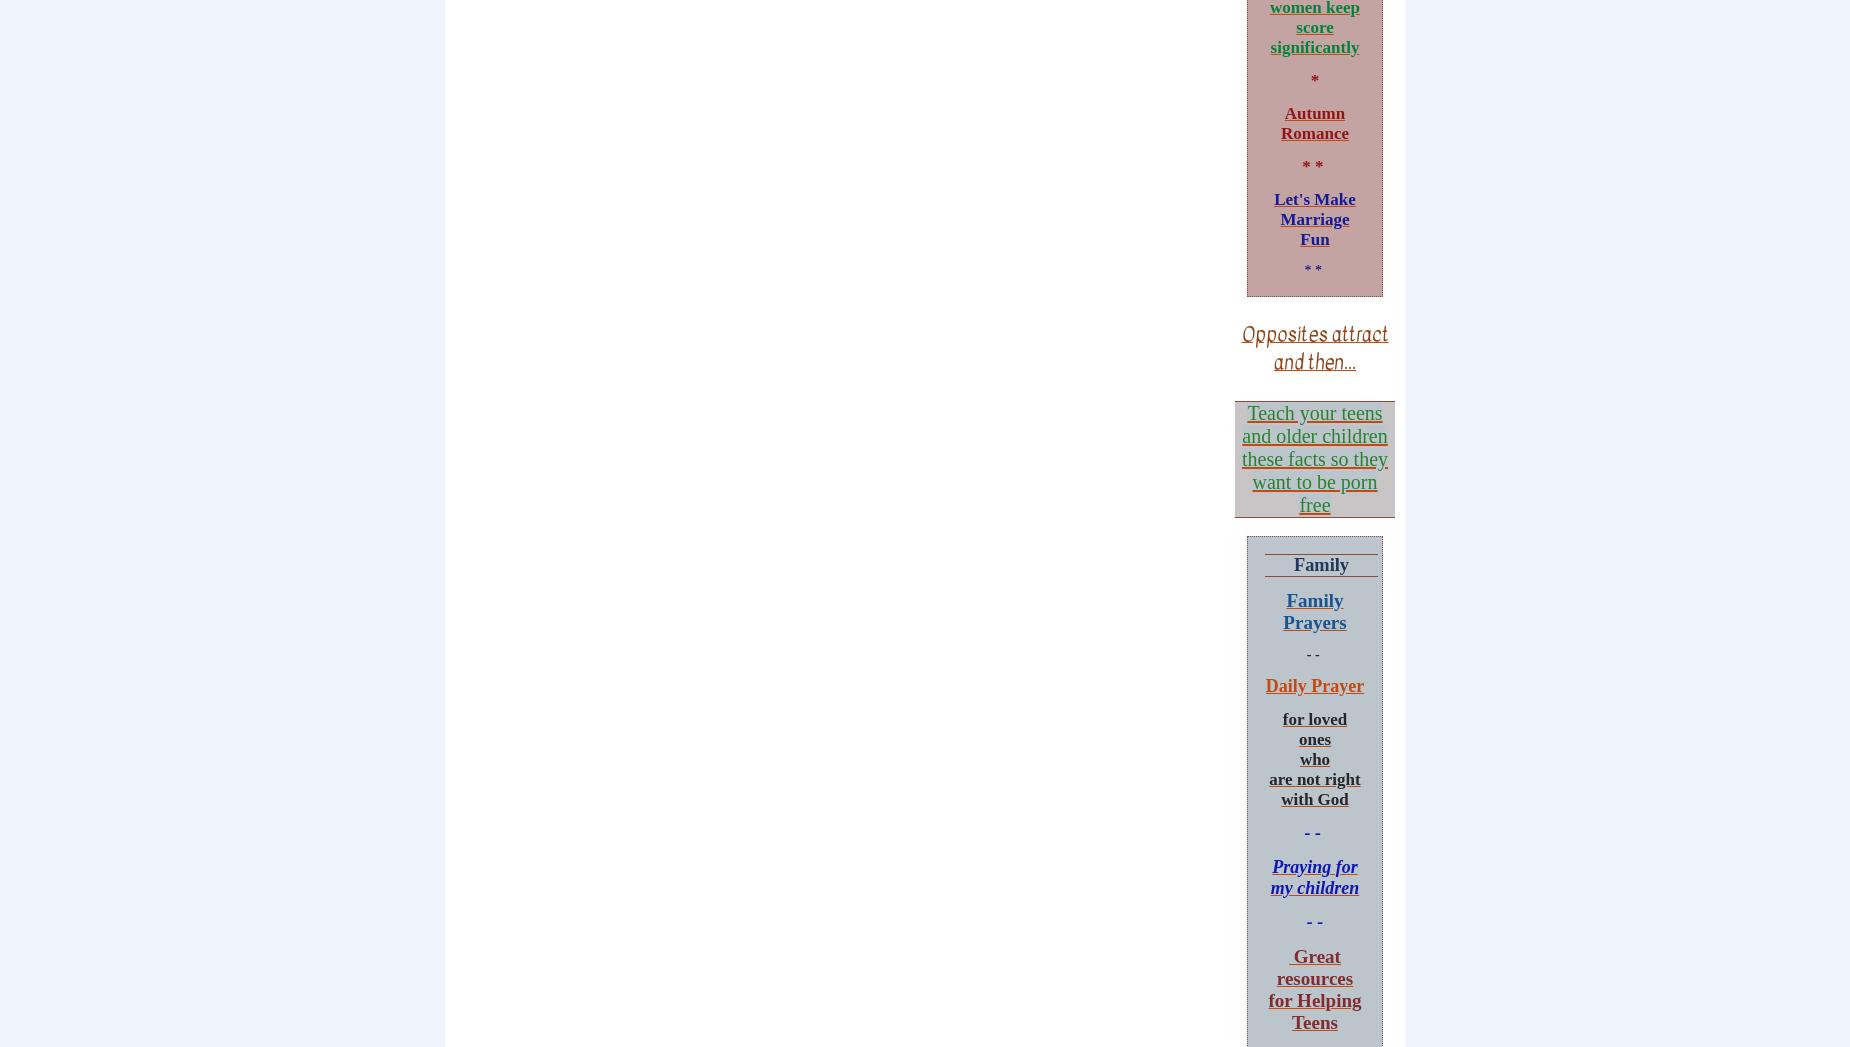  Describe the element at coordinates (1313, 609) in the screenshot. I see `'Family Prayers'` at that location.